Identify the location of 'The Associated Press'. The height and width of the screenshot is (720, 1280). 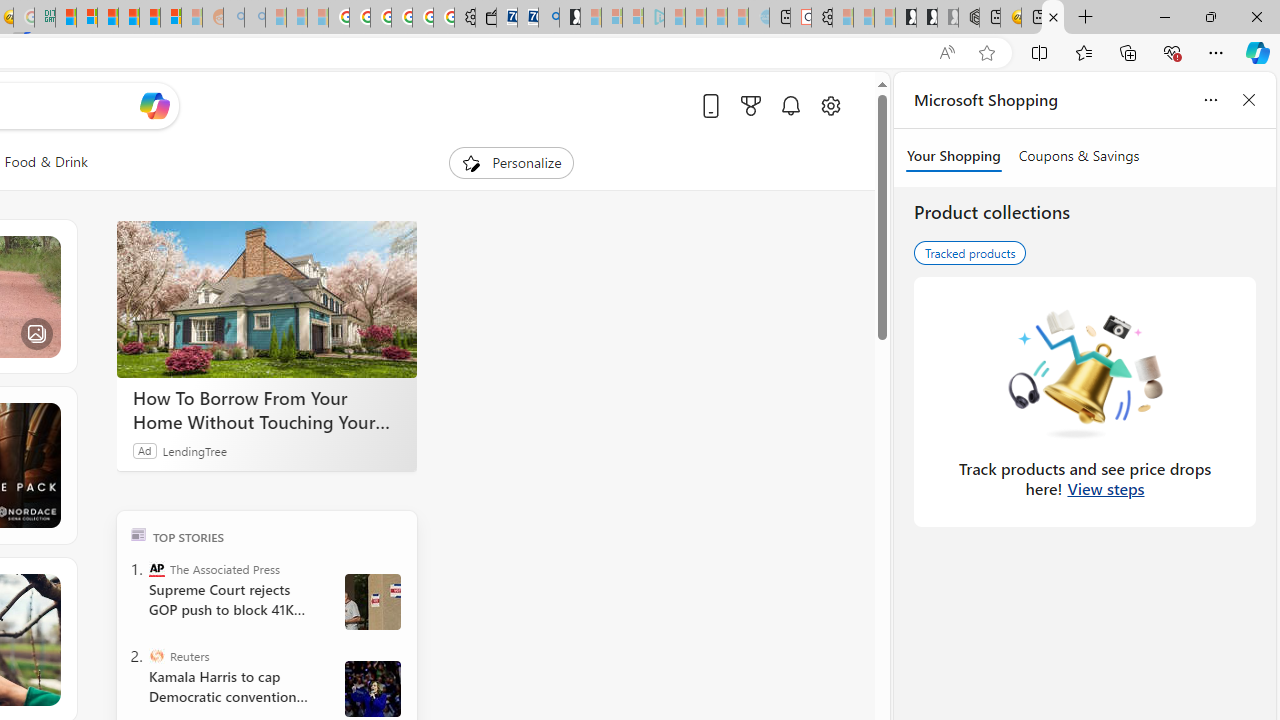
(155, 568).